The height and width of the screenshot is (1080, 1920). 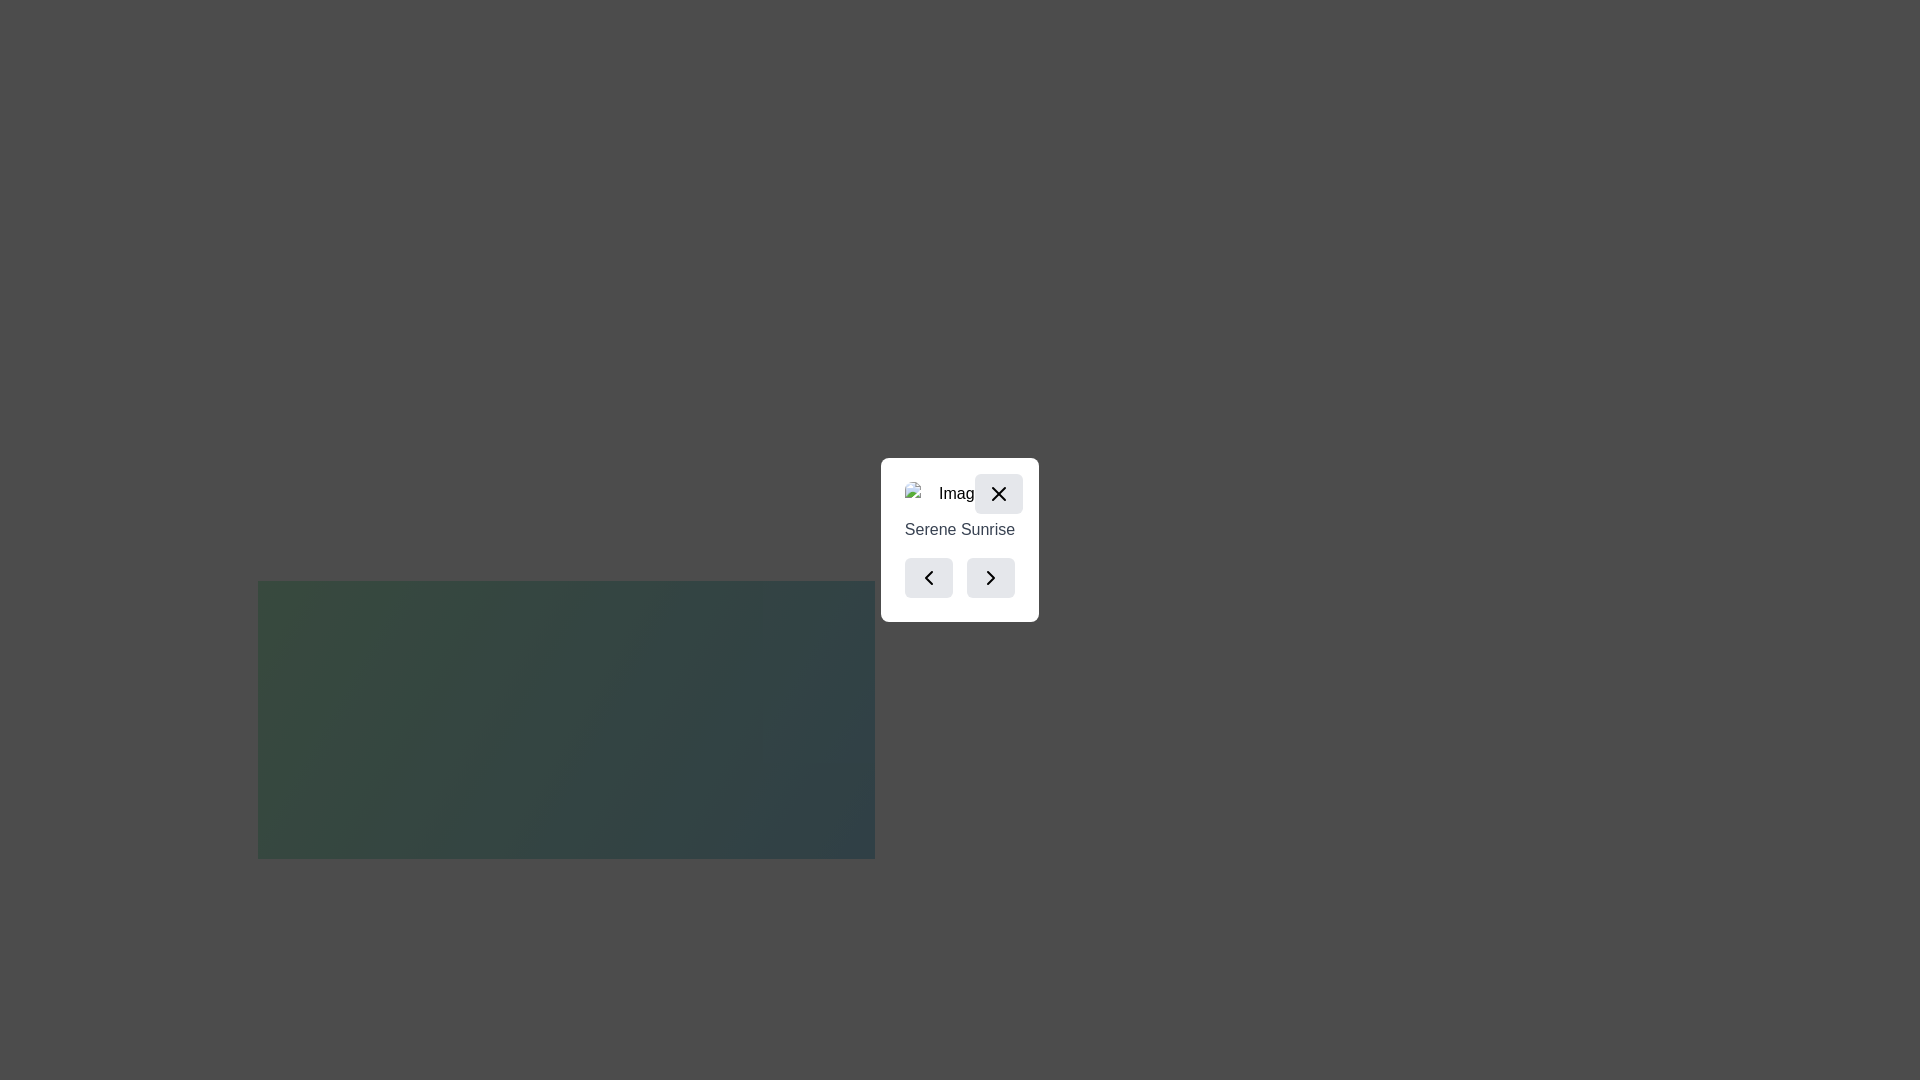 I want to click on text label displaying 'Serene Sunrise', which is centered below an image placeholder in a pop-up card-like structure, so click(x=960, y=528).